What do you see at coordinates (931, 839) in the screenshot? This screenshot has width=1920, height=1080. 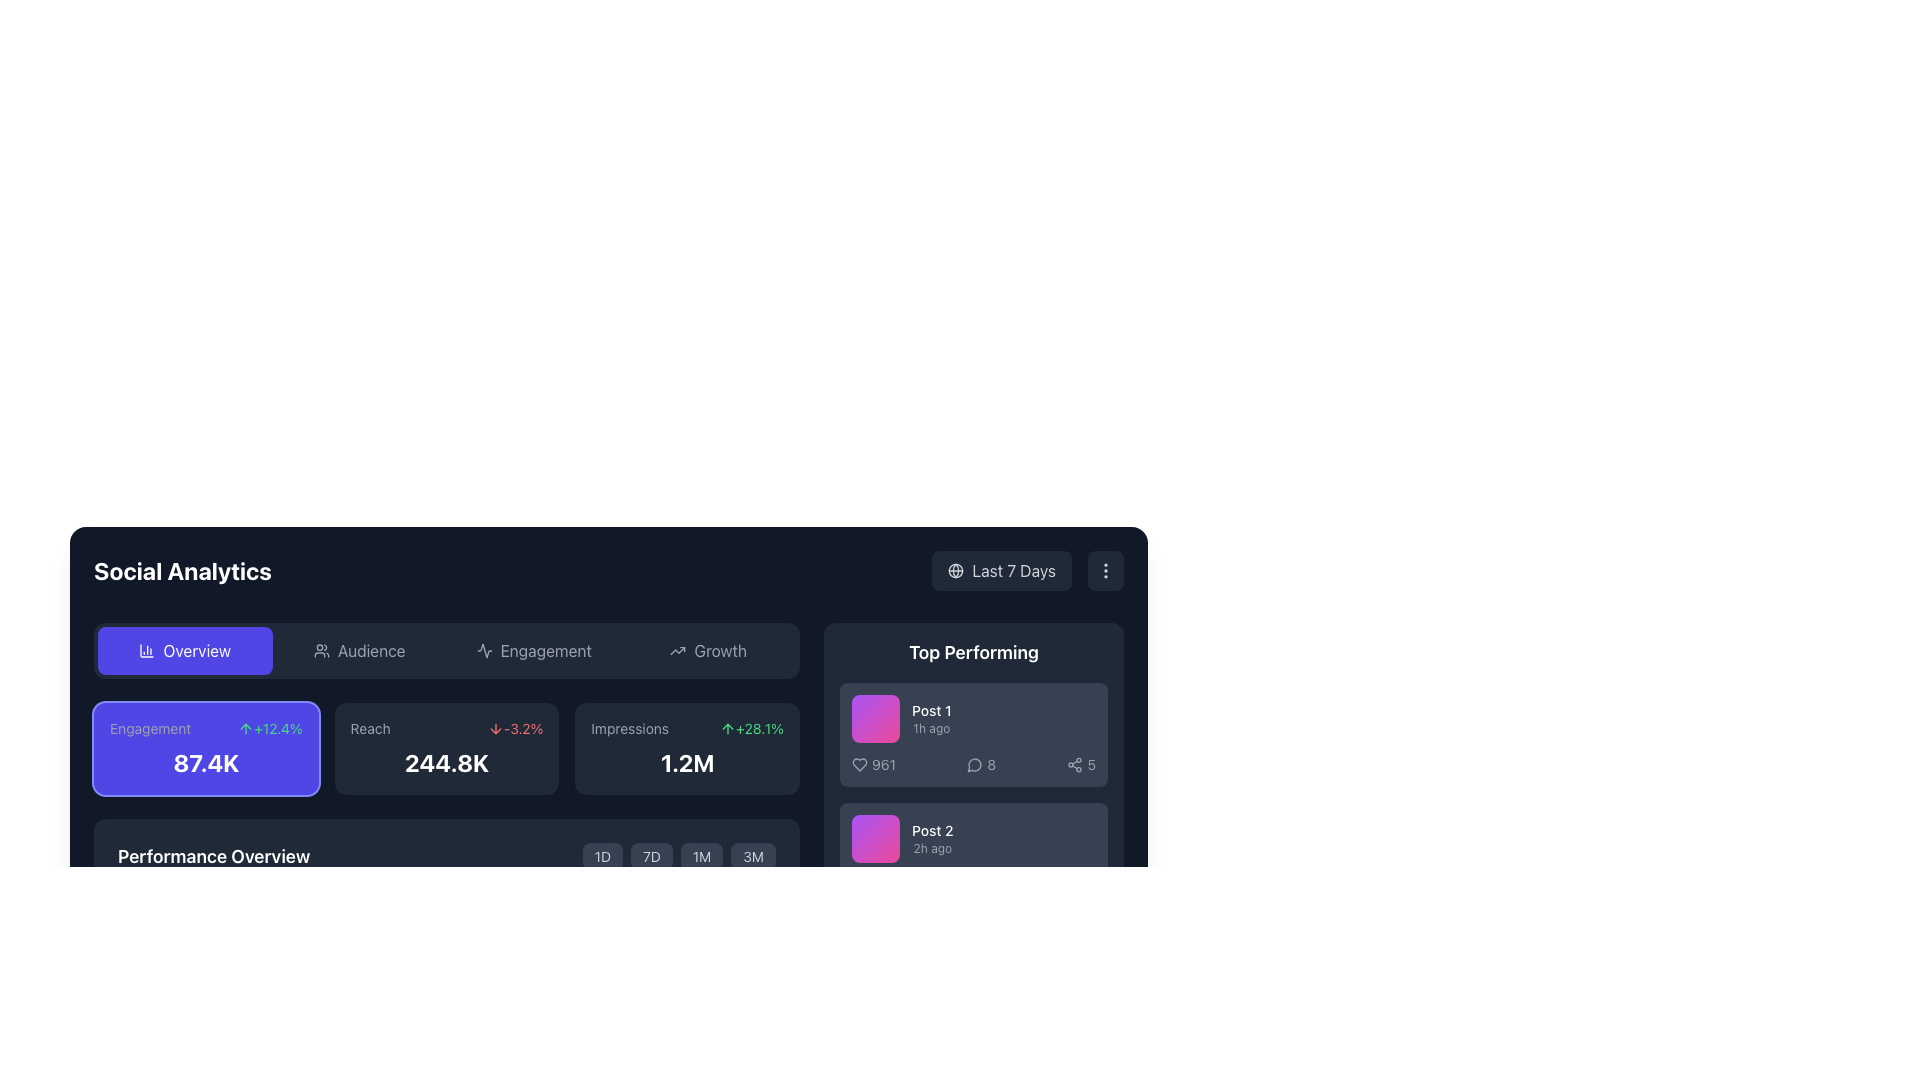 I see `text from the Text Label displaying details about a specific post, located under the 'Top Performing' section, as the second item in the list of posts` at bounding box center [931, 839].